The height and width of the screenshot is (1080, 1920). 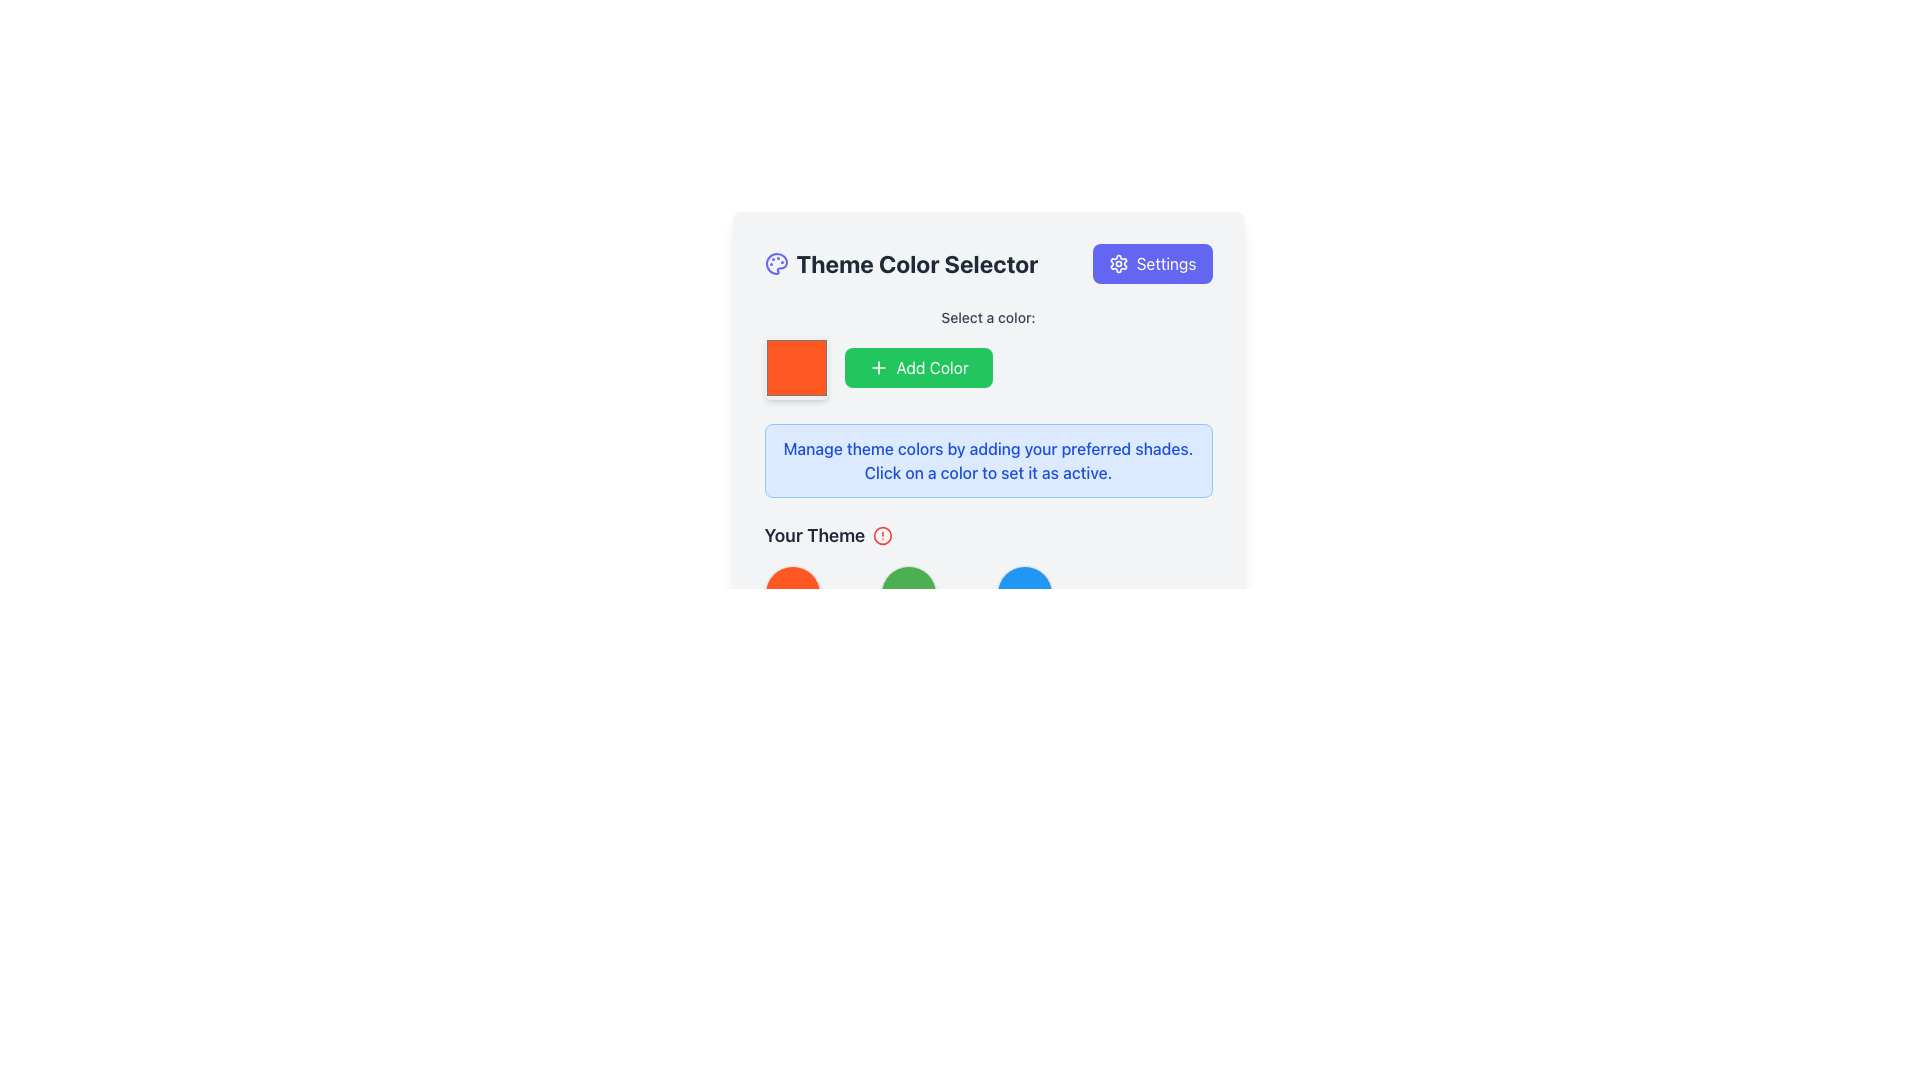 What do you see at coordinates (988, 353) in the screenshot?
I see `the button for adding a new color in the Theme Color Selector module` at bounding box center [988, 353].